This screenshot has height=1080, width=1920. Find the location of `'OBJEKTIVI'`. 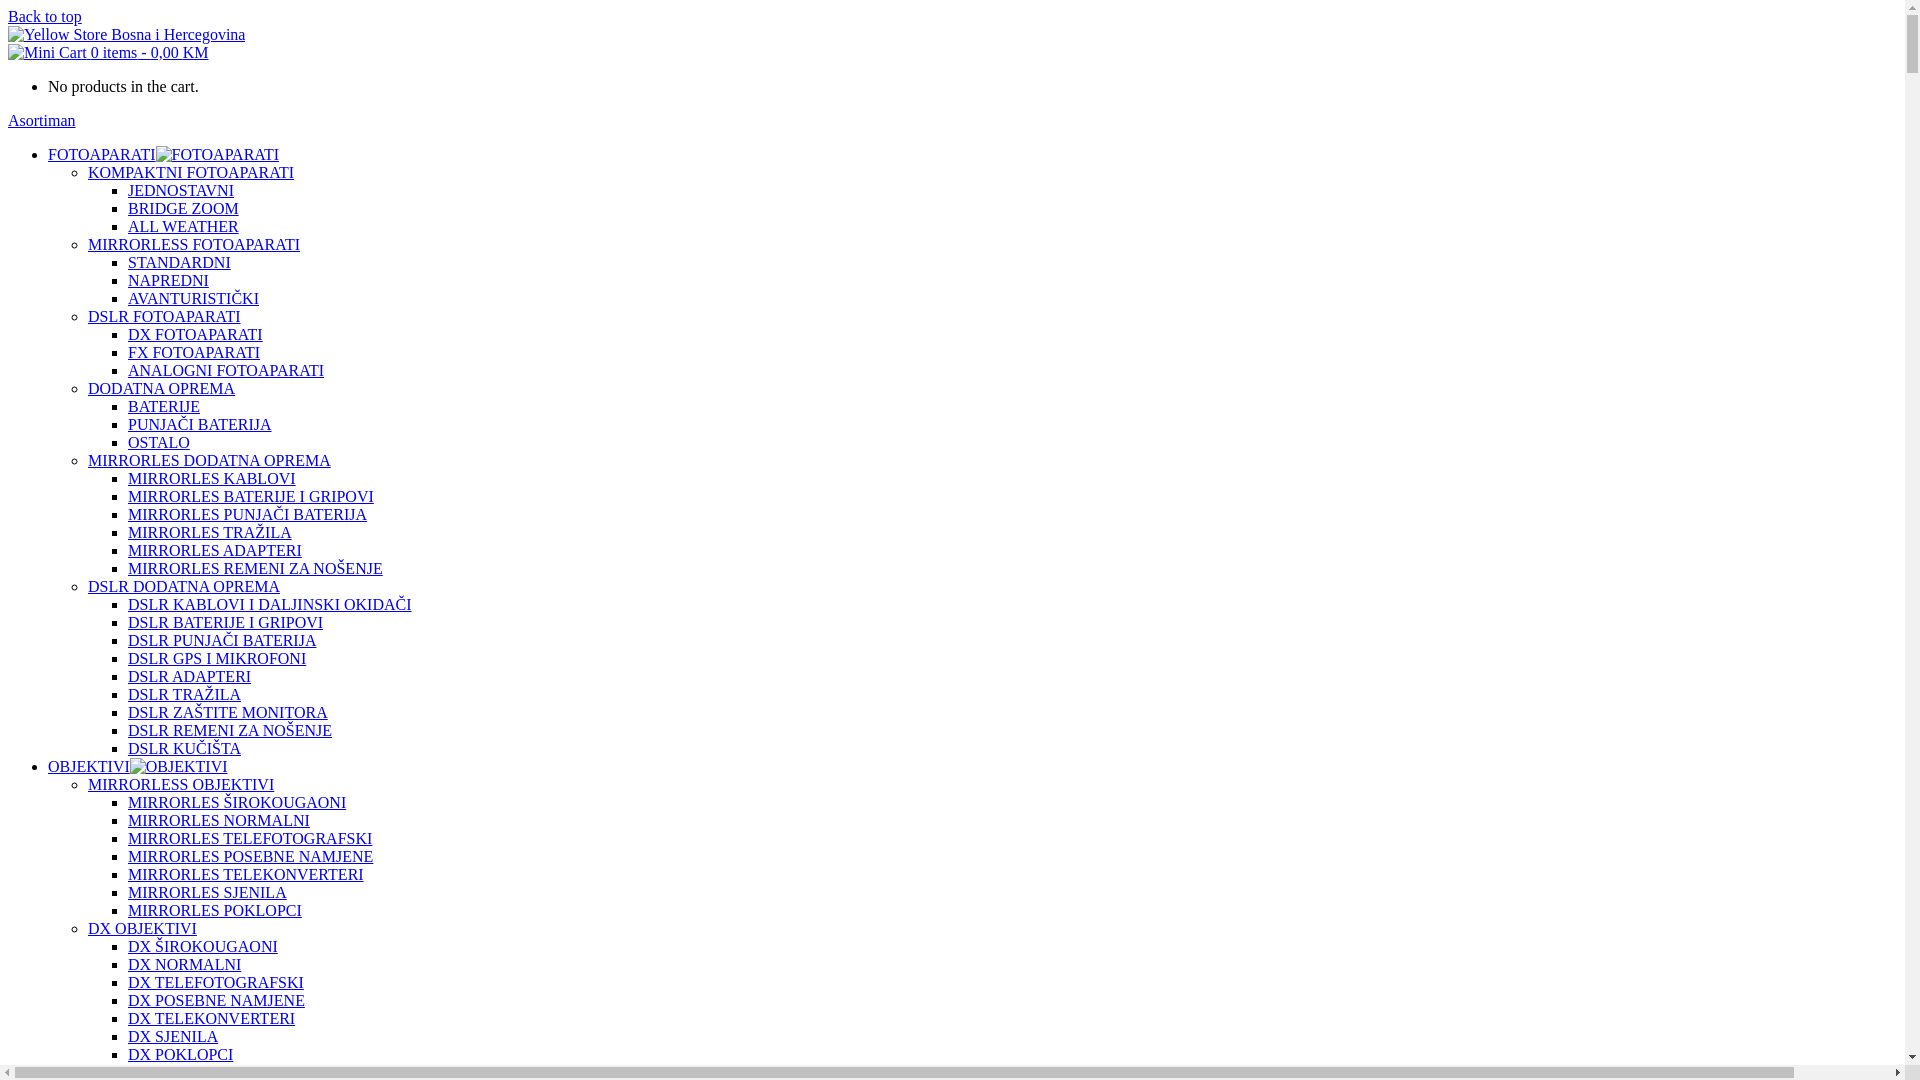

'OBJEKTIVI' is located at coordinates (88, 765).